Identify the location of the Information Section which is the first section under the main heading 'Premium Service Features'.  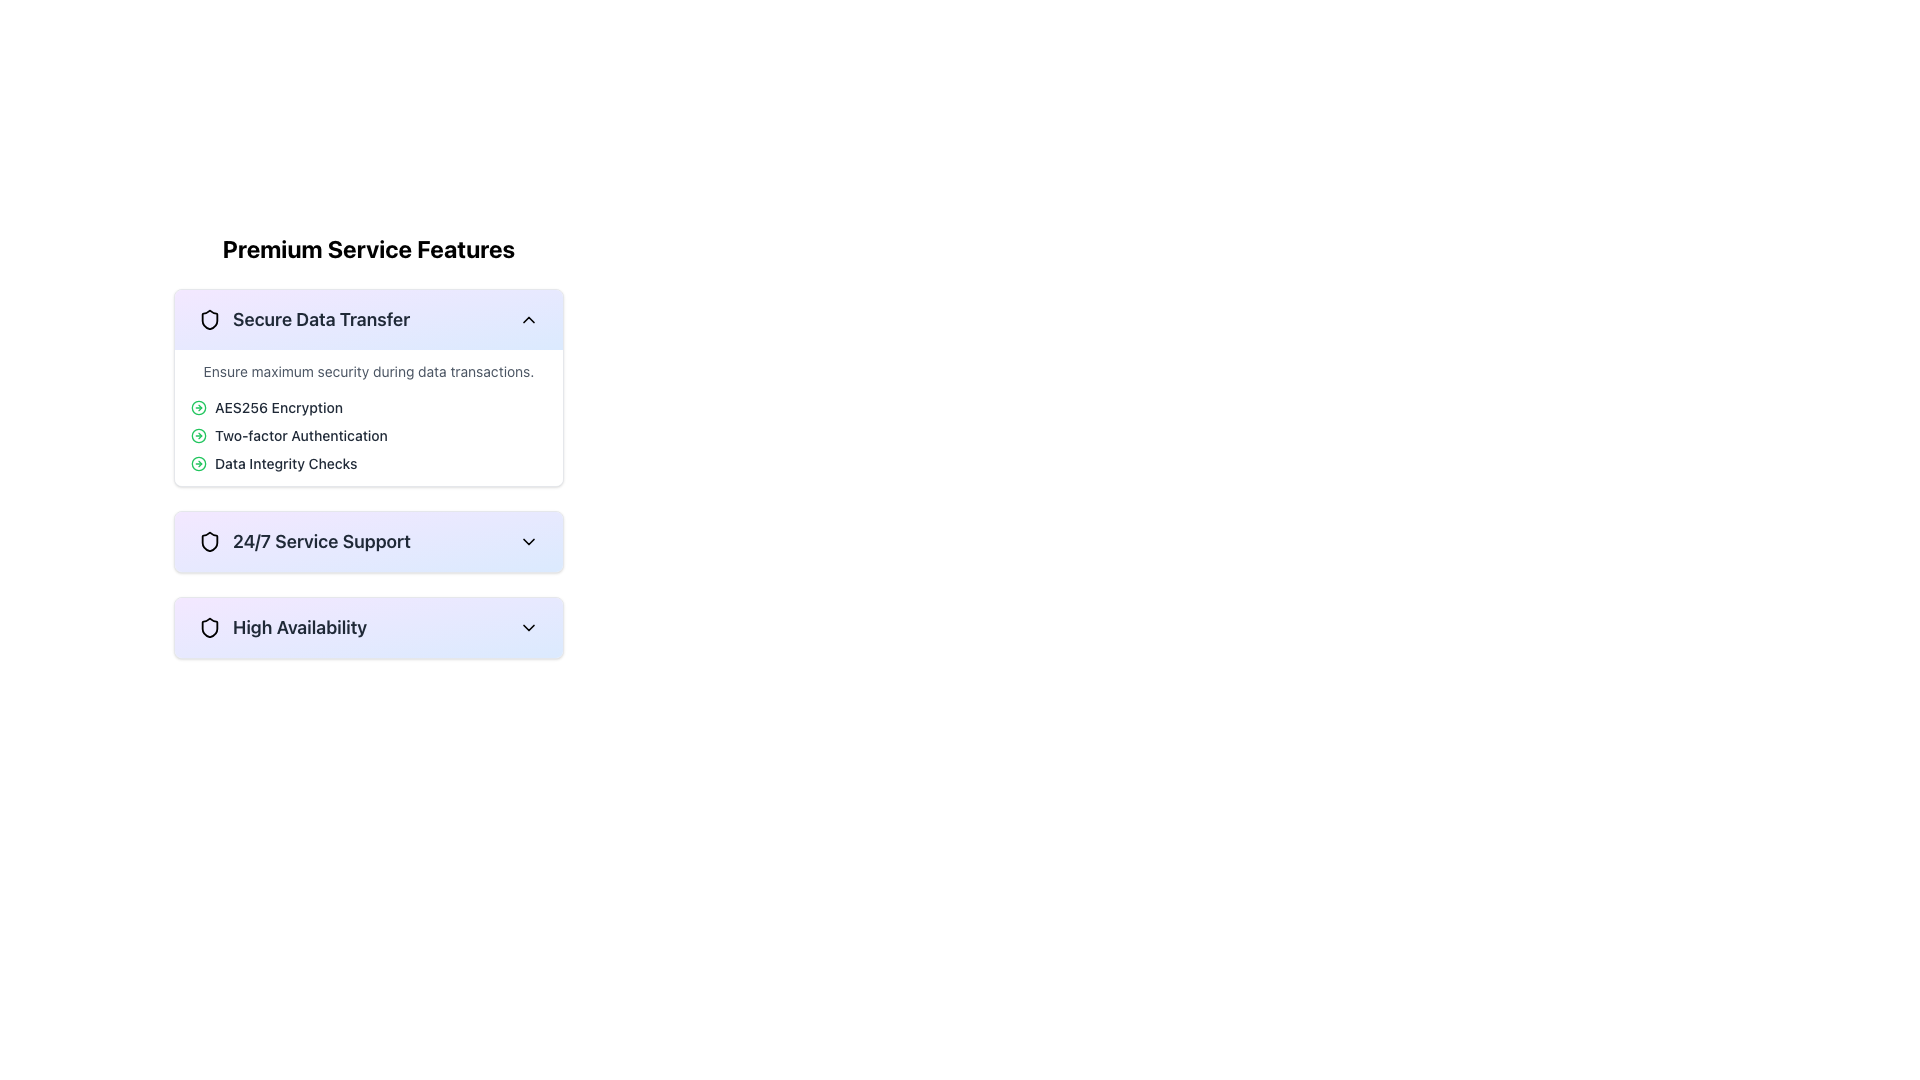
(369, 445).